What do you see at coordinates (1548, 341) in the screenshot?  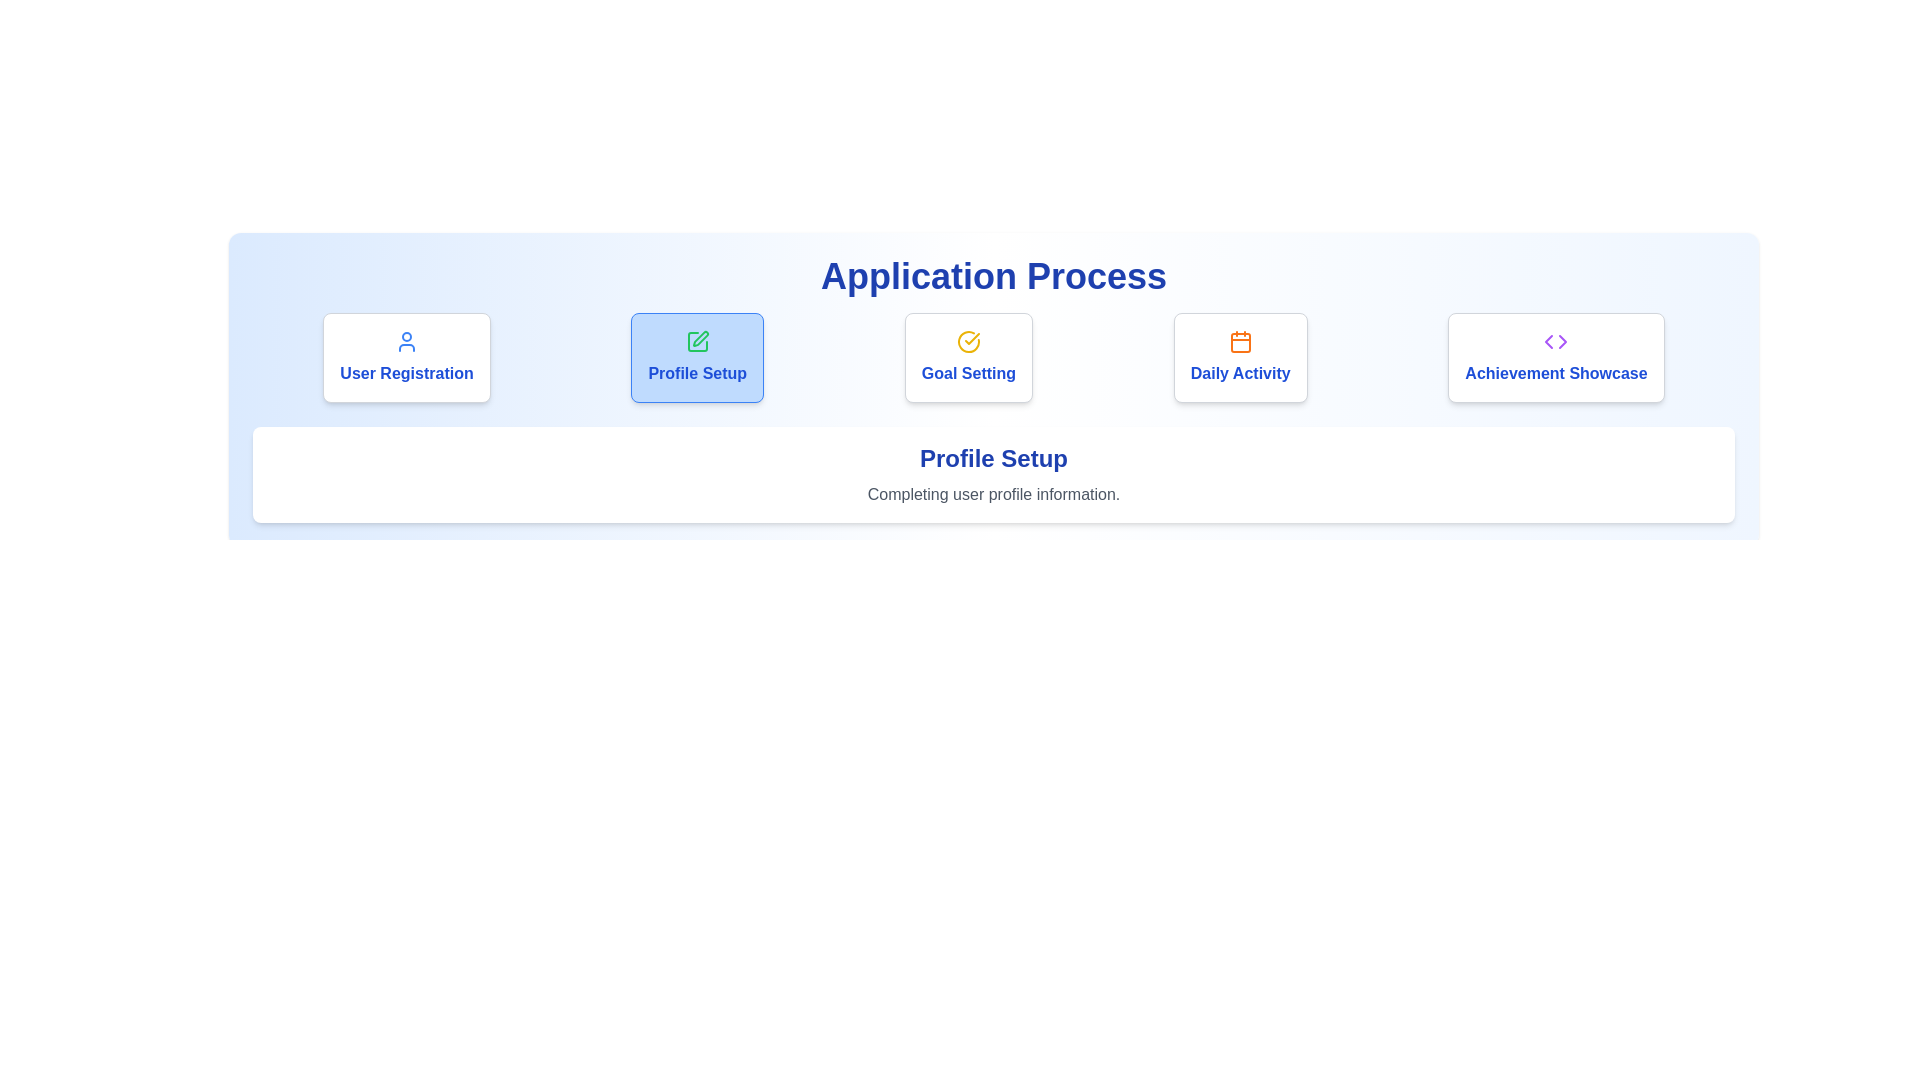 I see `the small, leftward pointing triangular arrow icon styled with purple color within the 'Achievement Showcase' card` at bounding box center [1548, 341].